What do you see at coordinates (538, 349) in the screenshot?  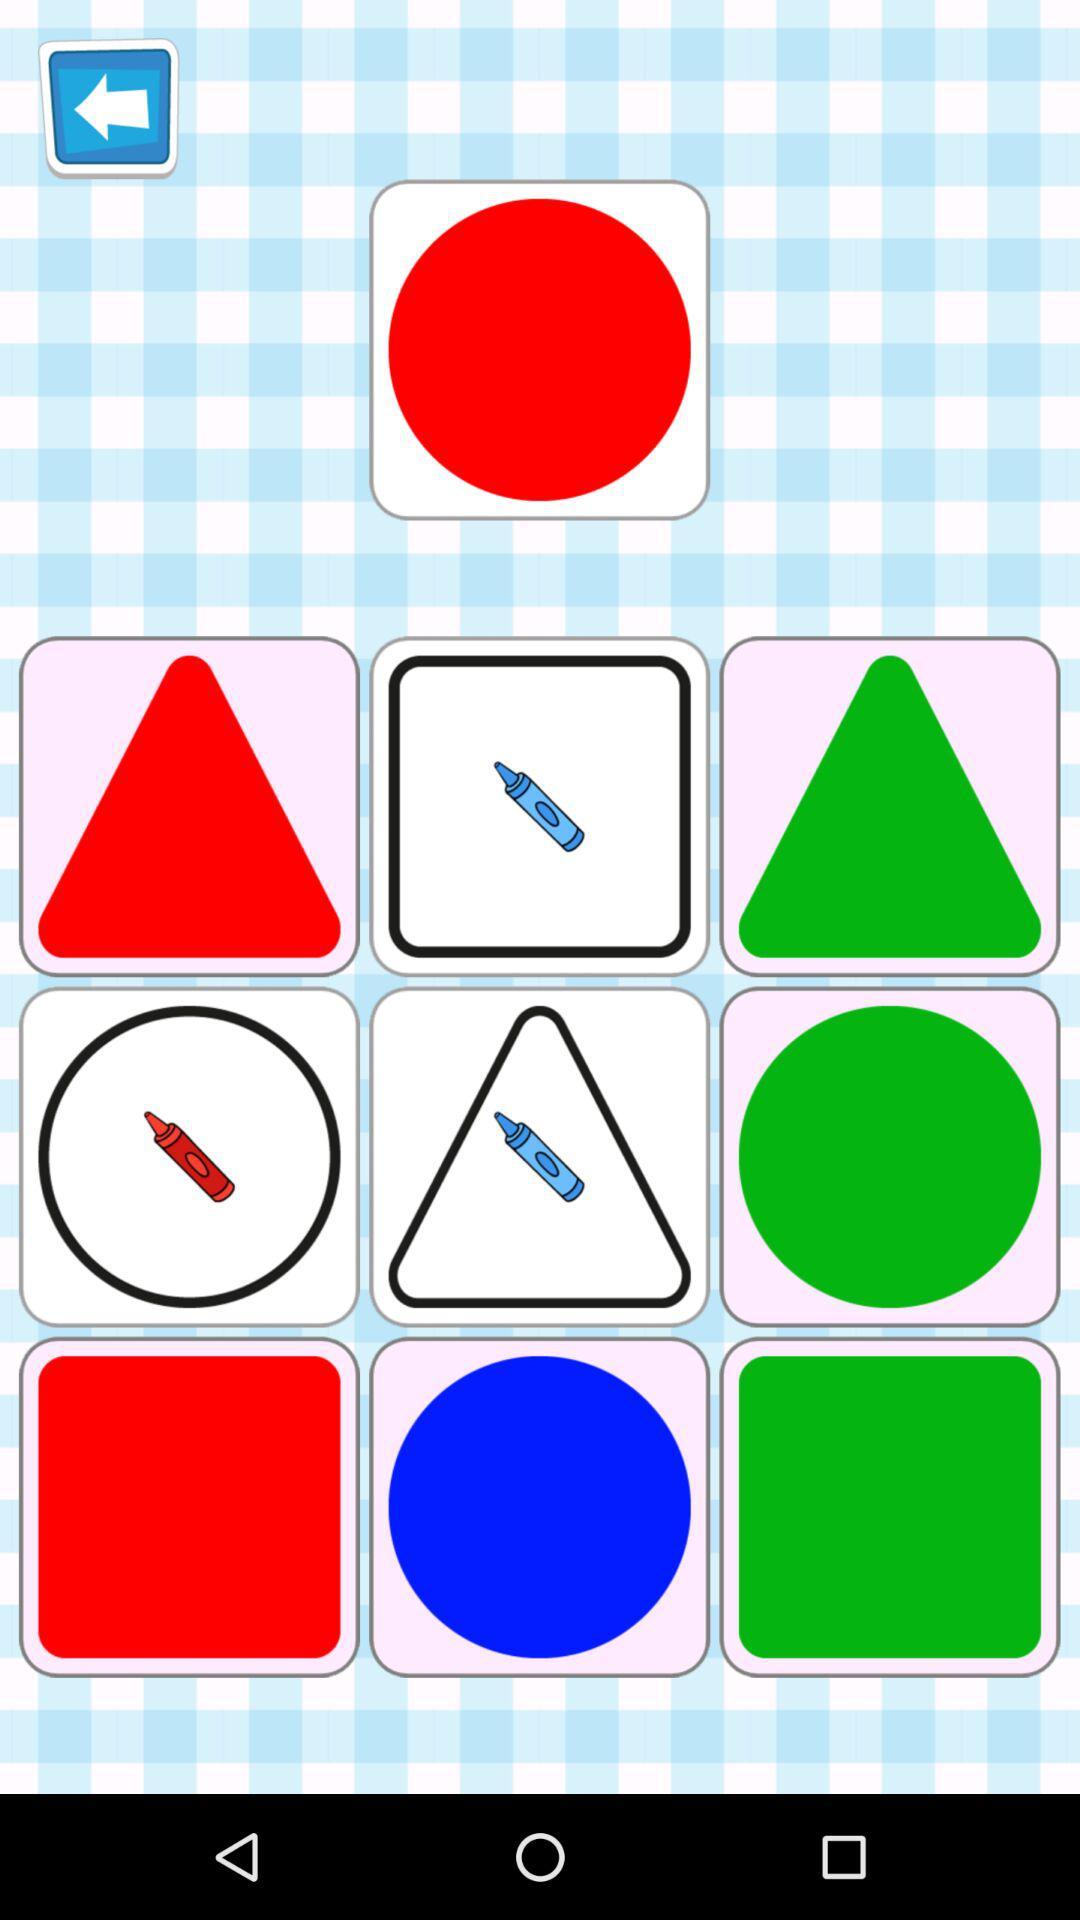 I see `this shape` at bounding box center [538, 349].